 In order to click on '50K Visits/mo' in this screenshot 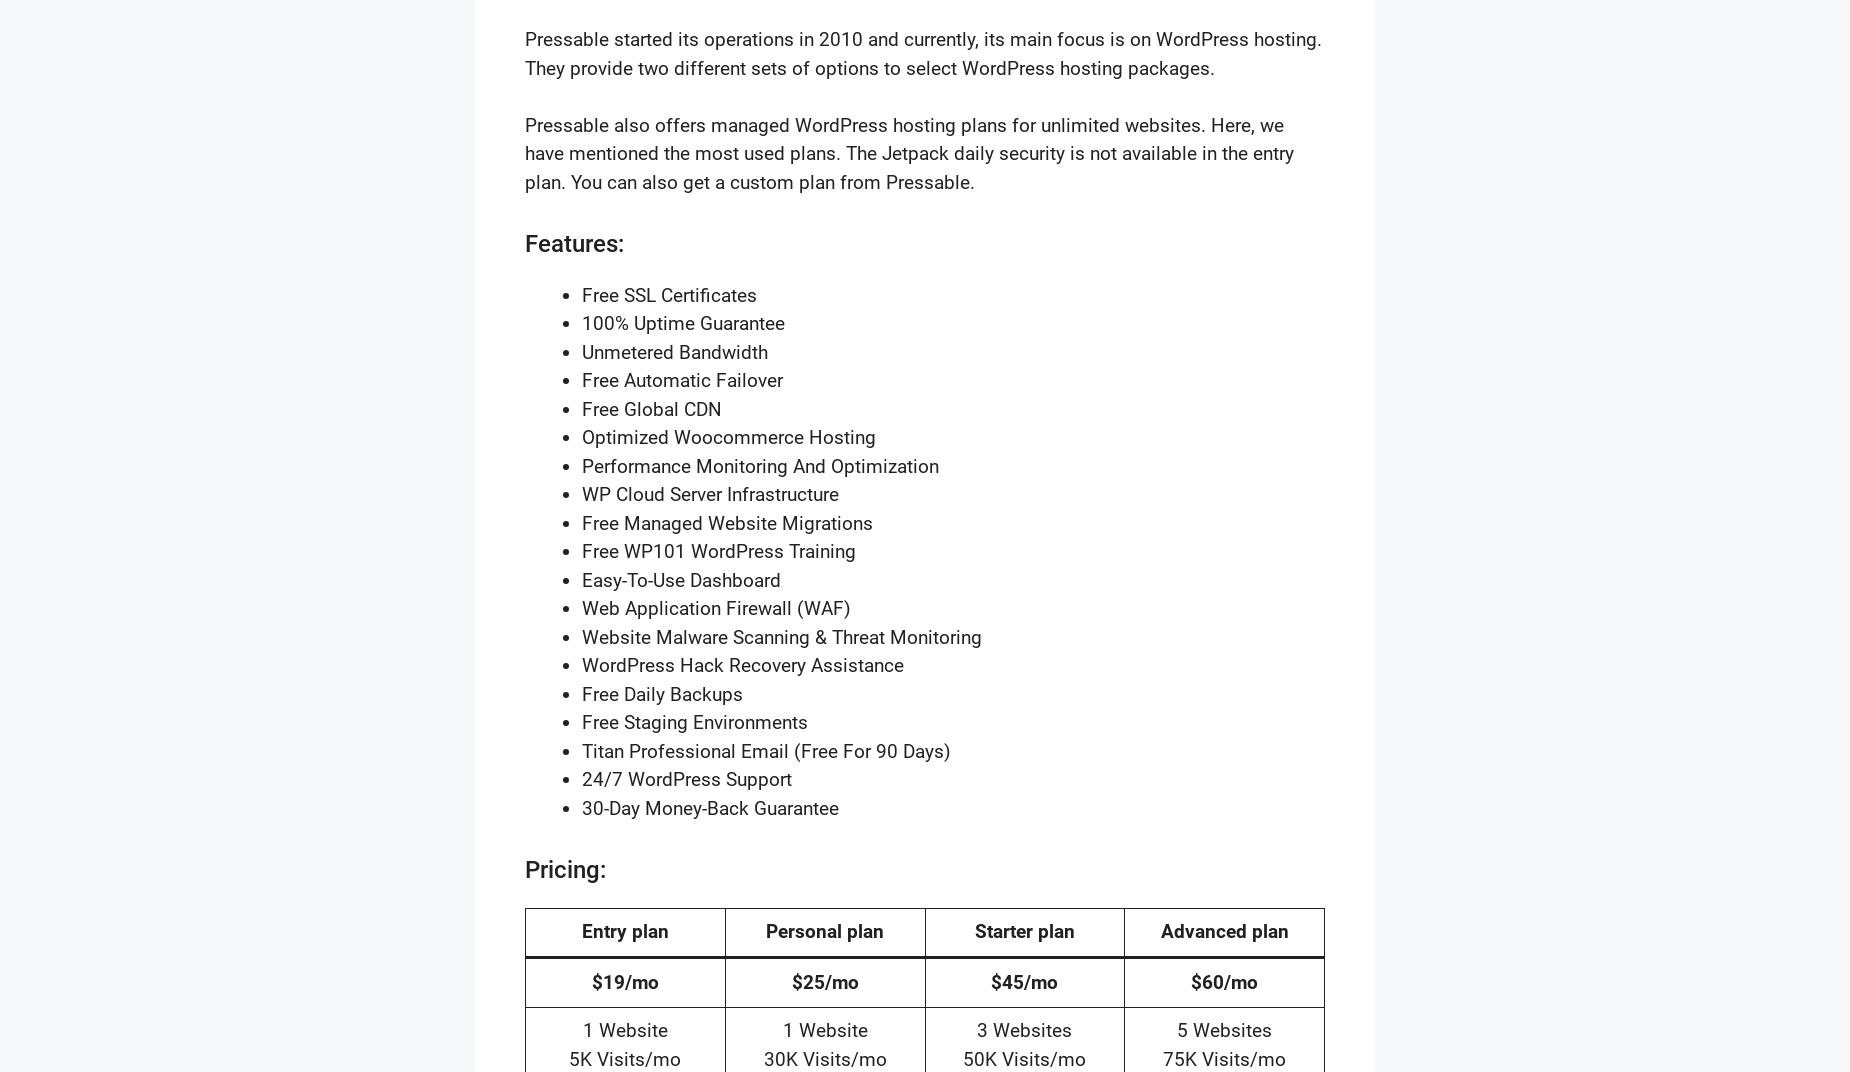, I will do `click(1023, 1058)`.